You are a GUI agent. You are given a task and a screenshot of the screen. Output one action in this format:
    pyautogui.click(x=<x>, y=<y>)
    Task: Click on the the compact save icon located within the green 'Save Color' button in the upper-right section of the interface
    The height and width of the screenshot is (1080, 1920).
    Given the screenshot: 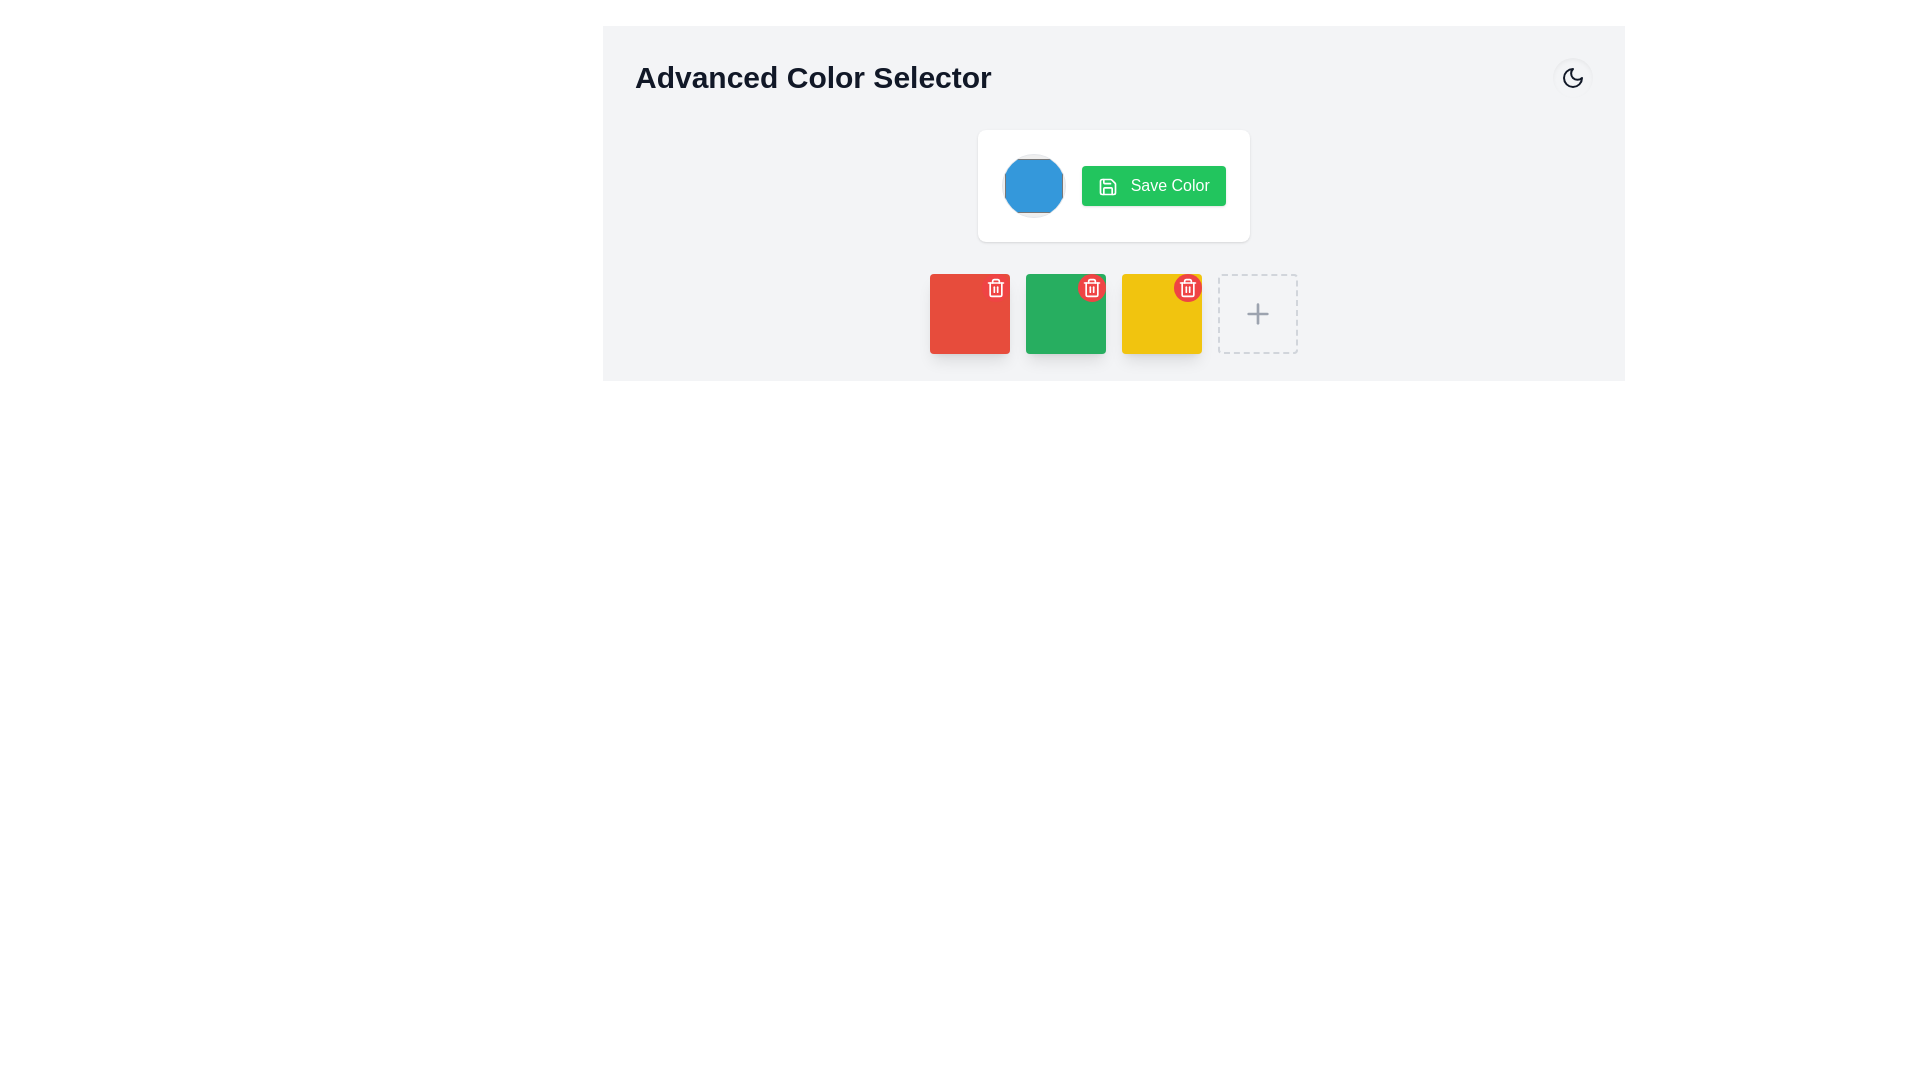 What is the action you would take?
    pyautogui.click(x=1107, y=186)
    